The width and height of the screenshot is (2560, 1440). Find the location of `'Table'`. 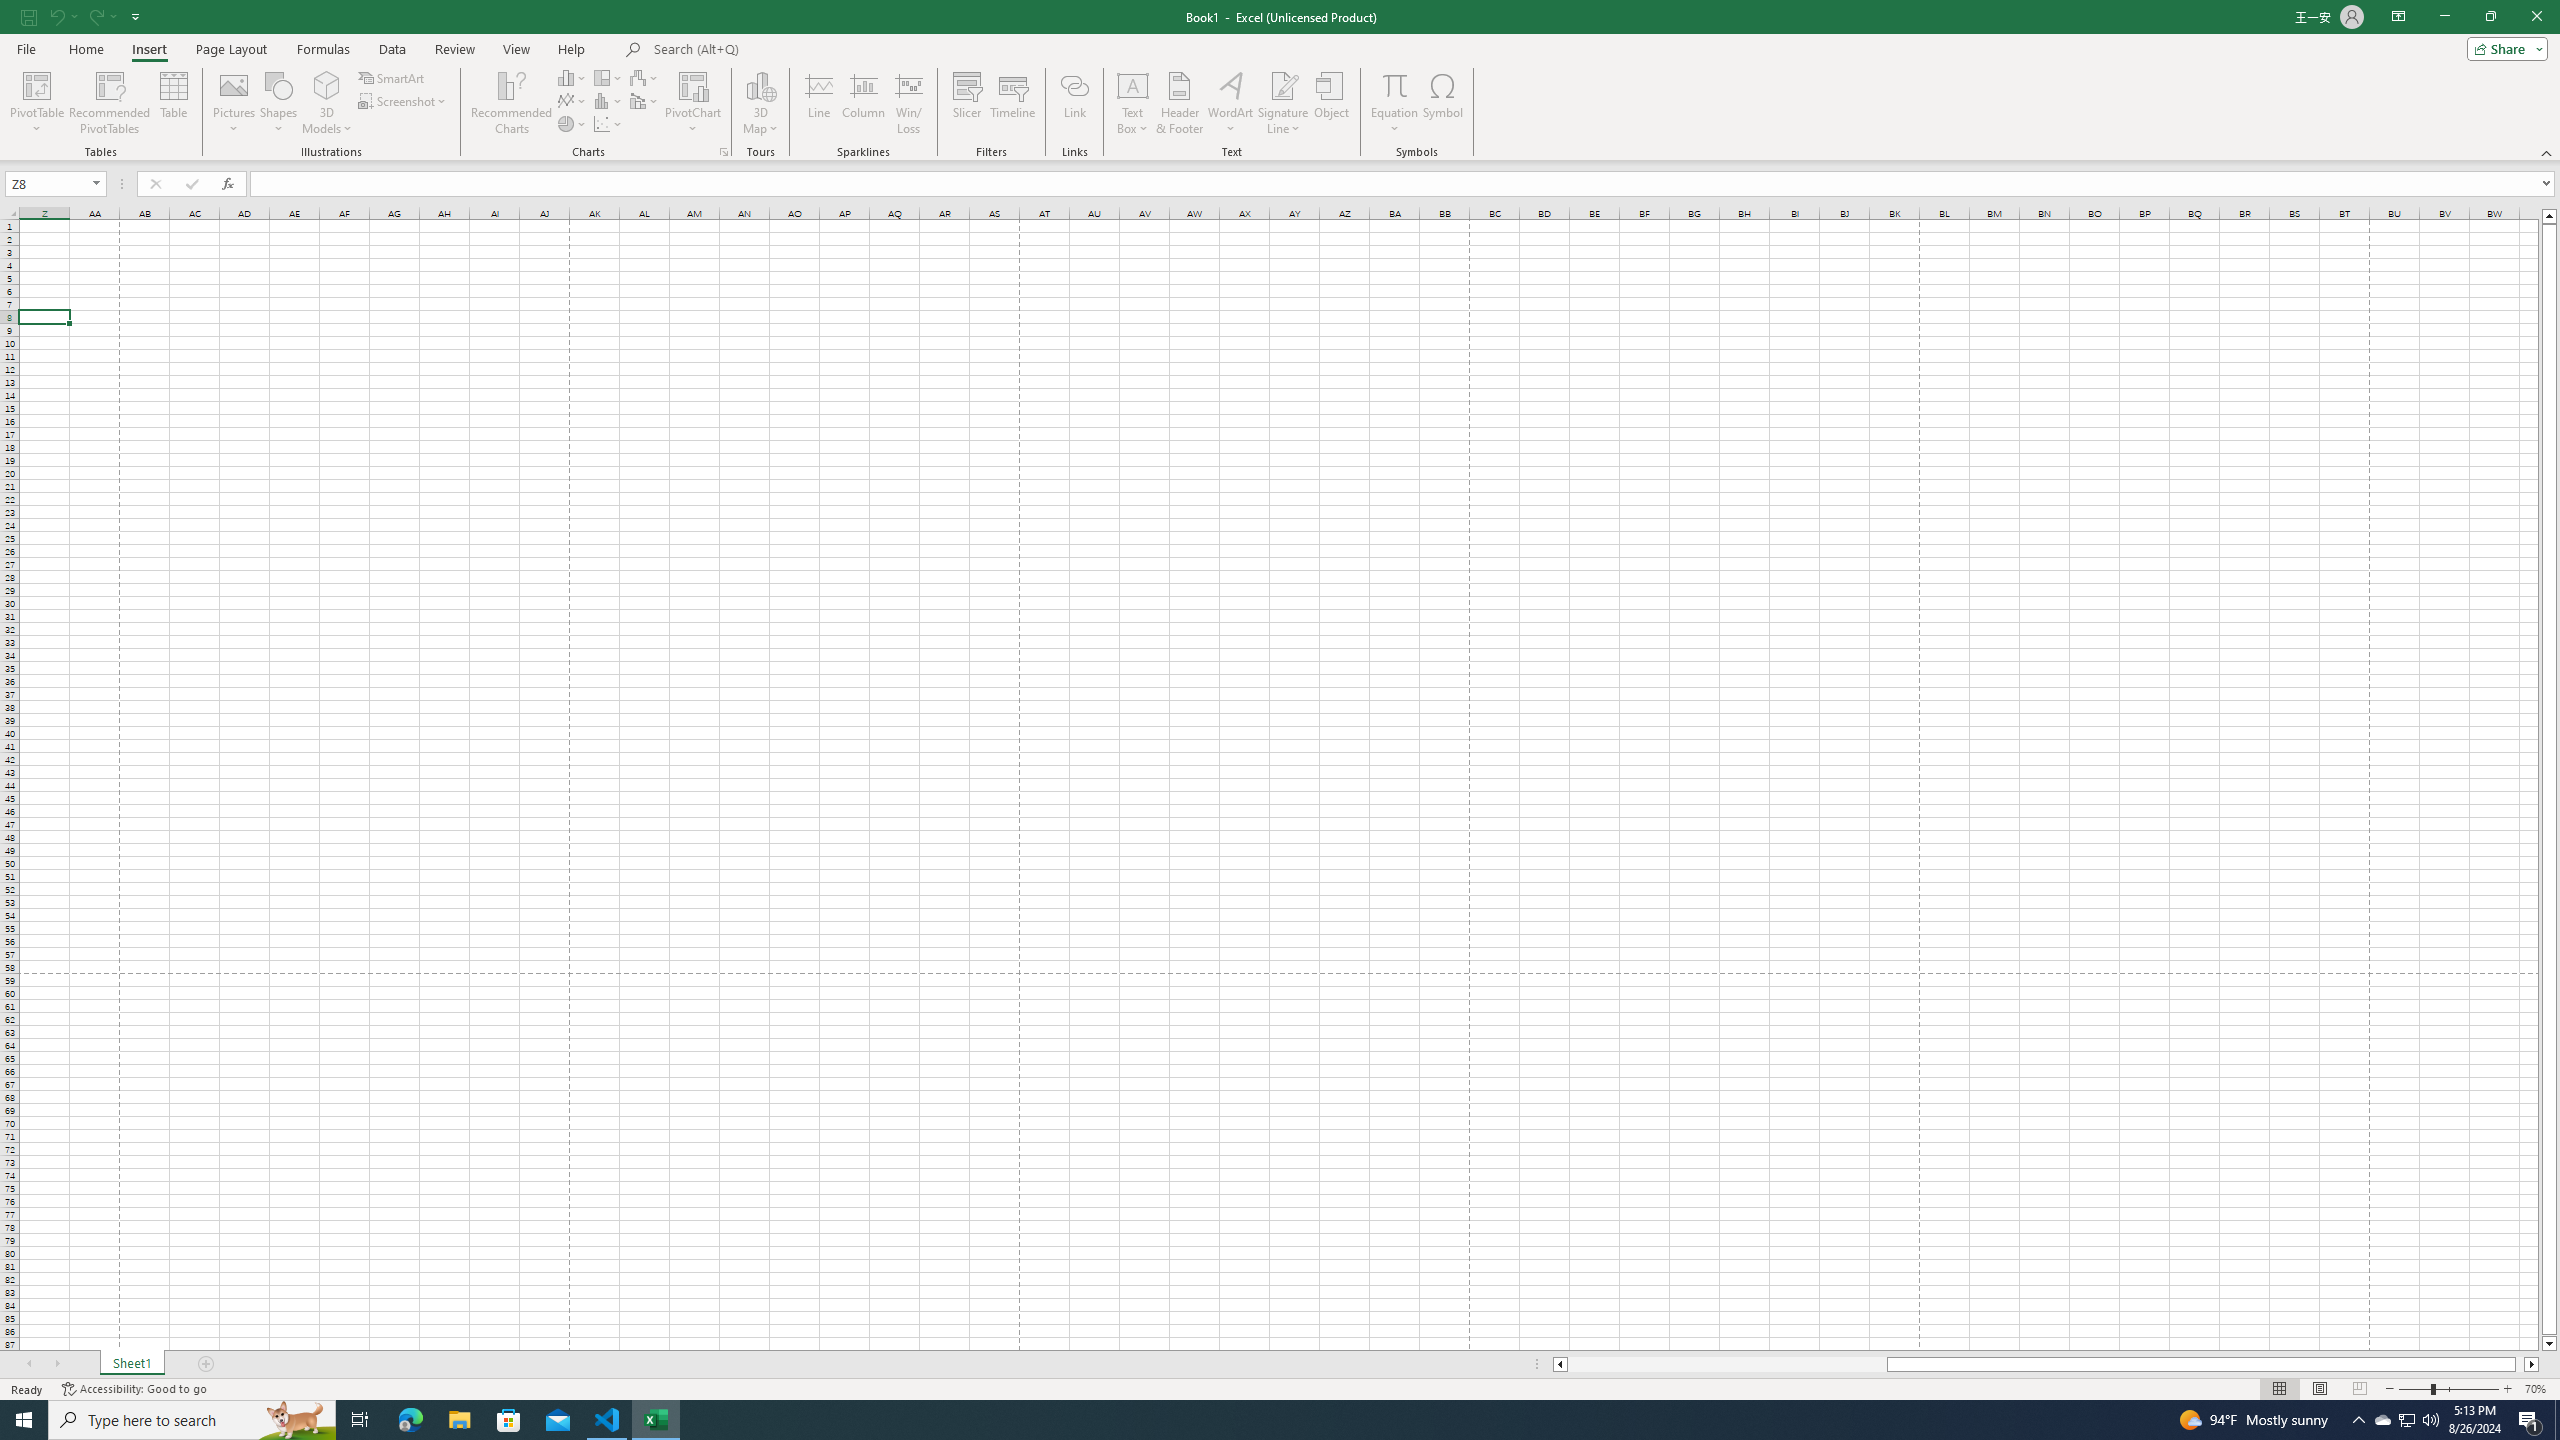

'Table' is located at coordinates (174, 103).